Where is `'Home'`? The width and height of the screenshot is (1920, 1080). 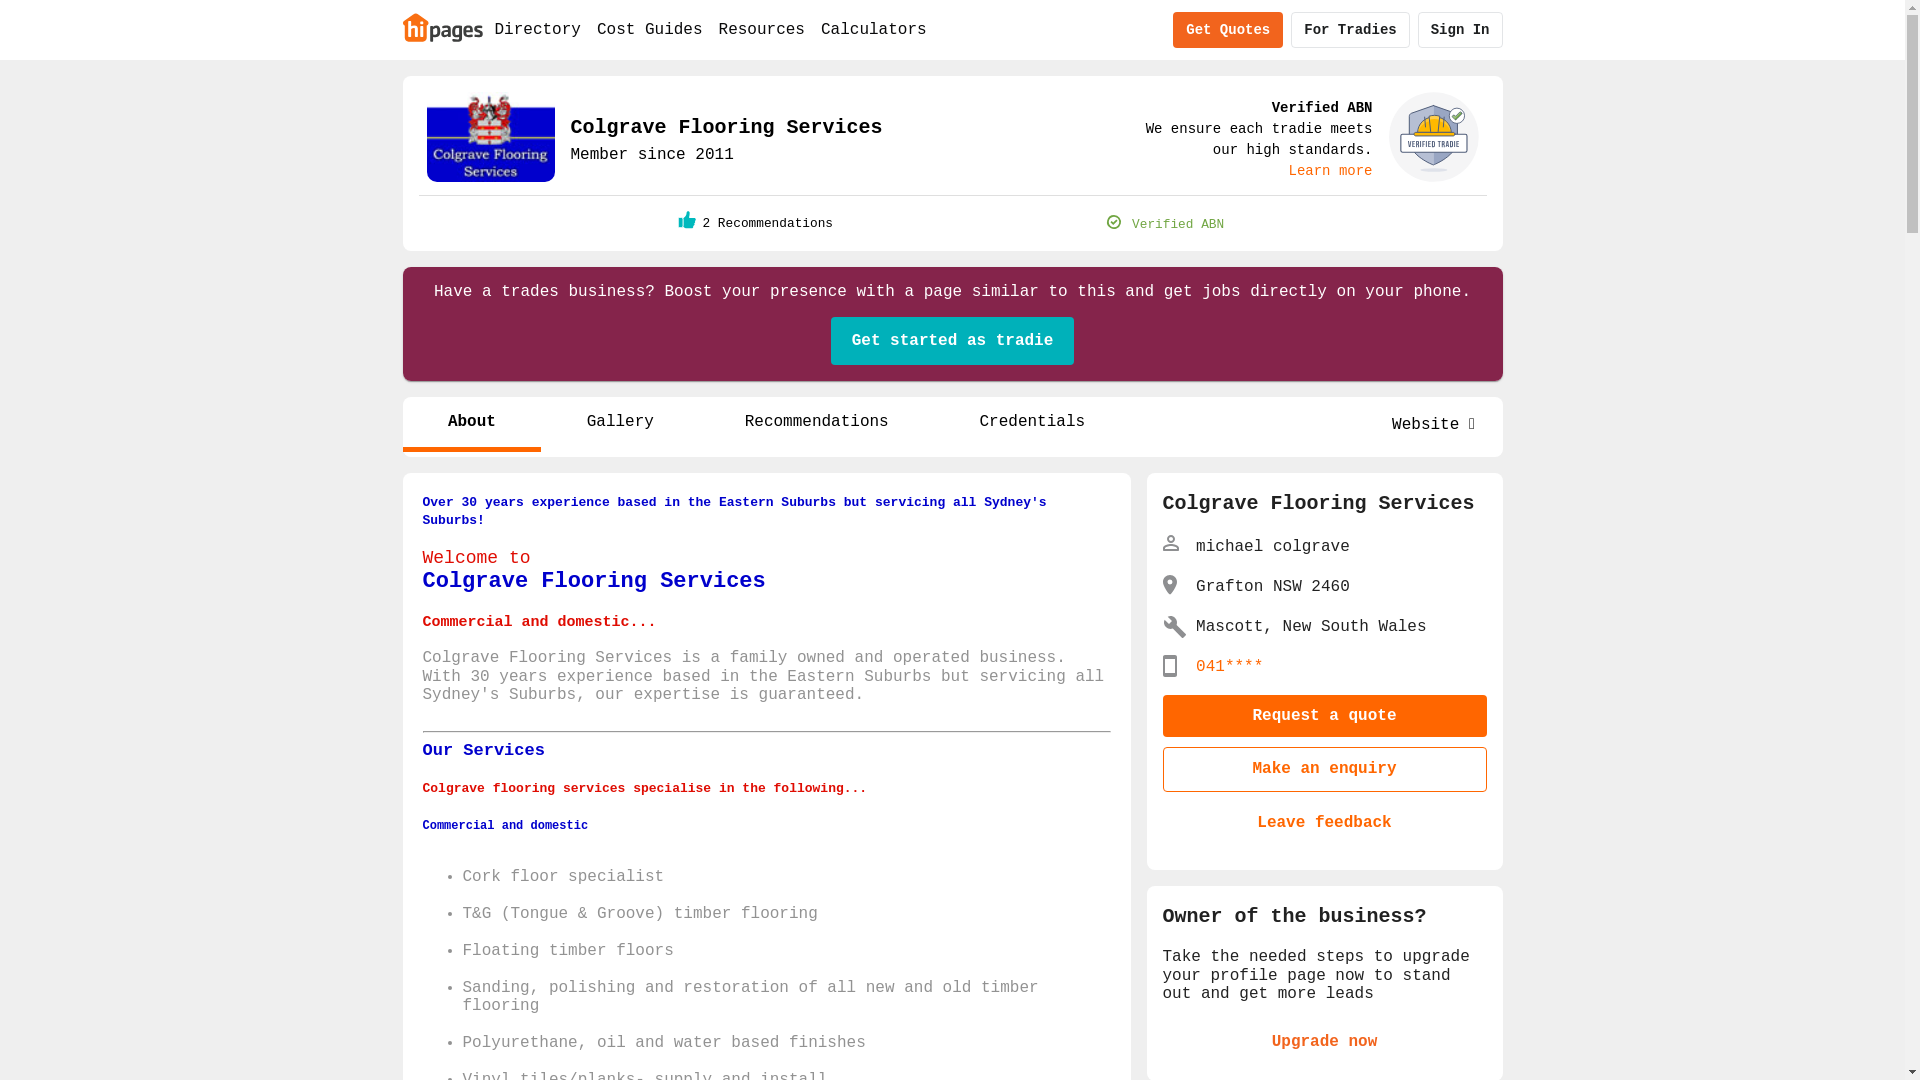 'Home' is located at coordinates (440, 27).